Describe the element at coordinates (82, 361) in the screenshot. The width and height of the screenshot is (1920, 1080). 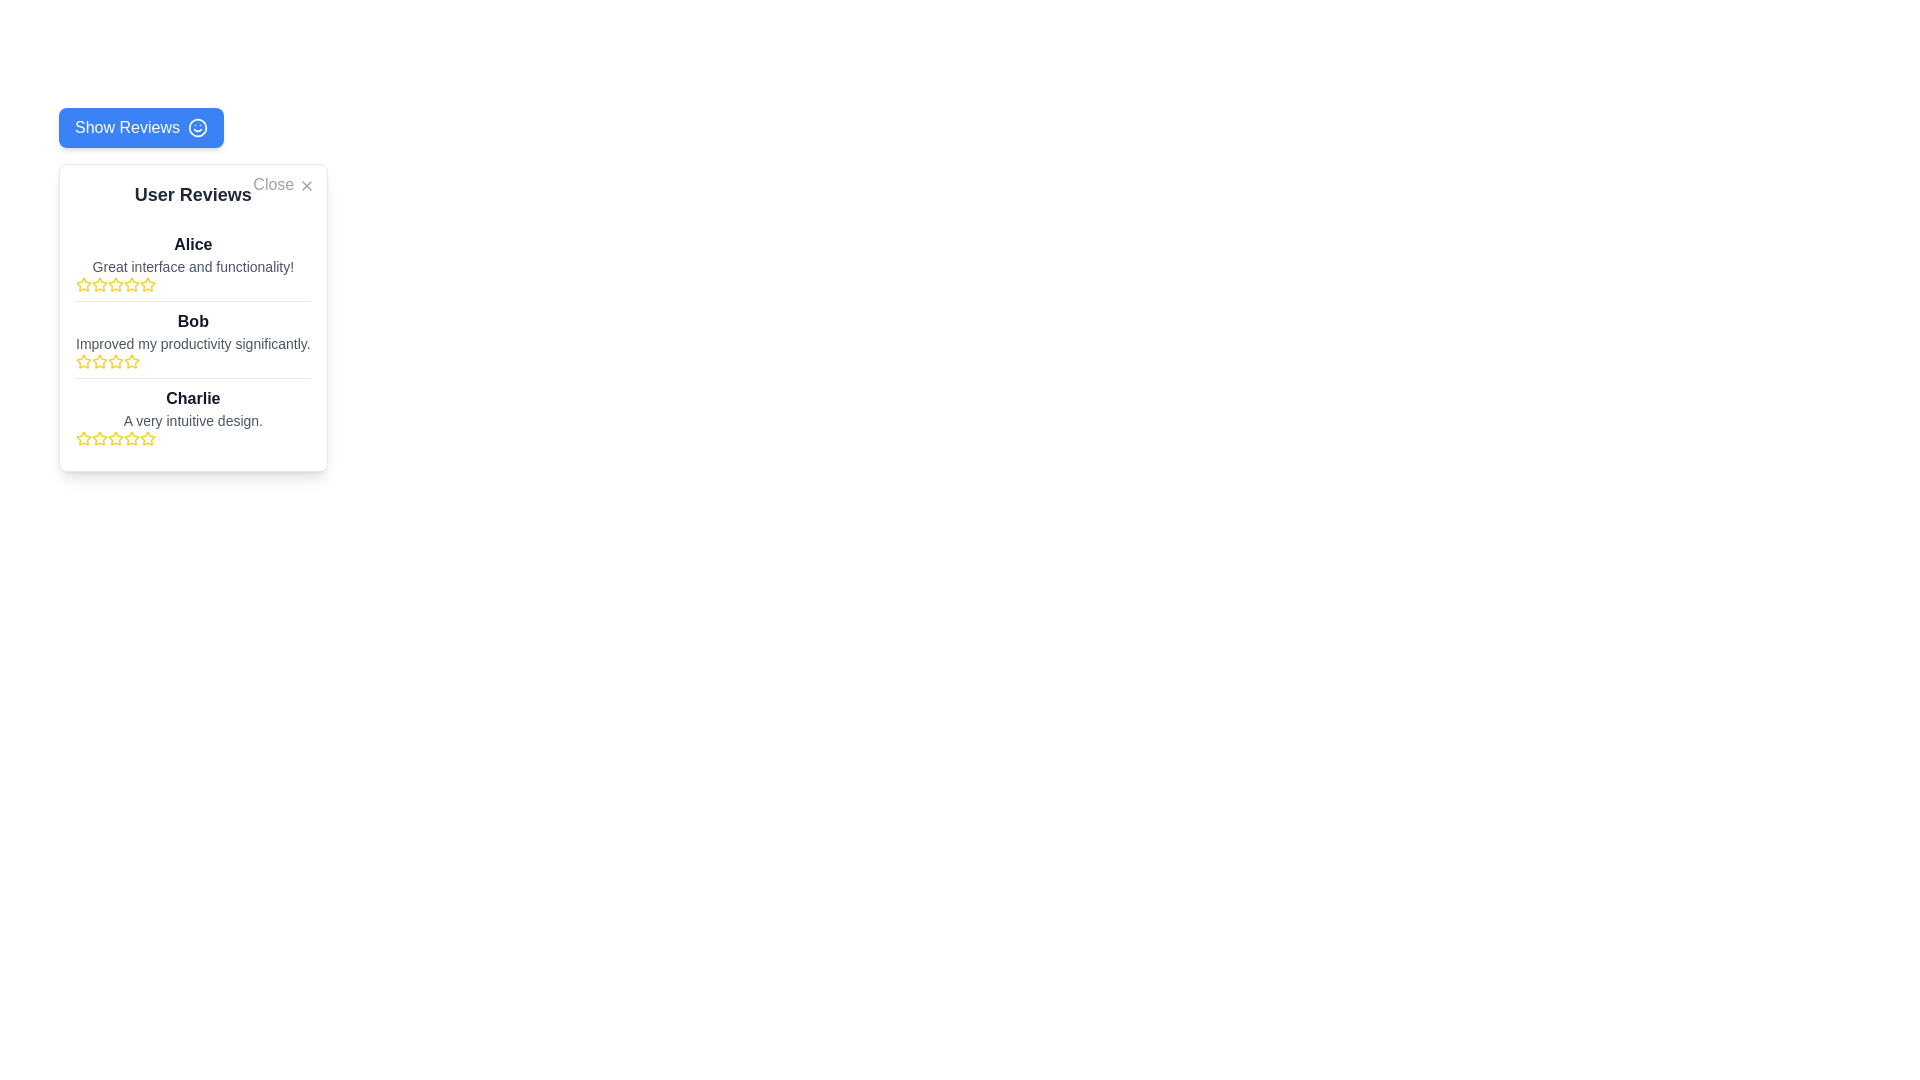
I see `the second star` at that location.